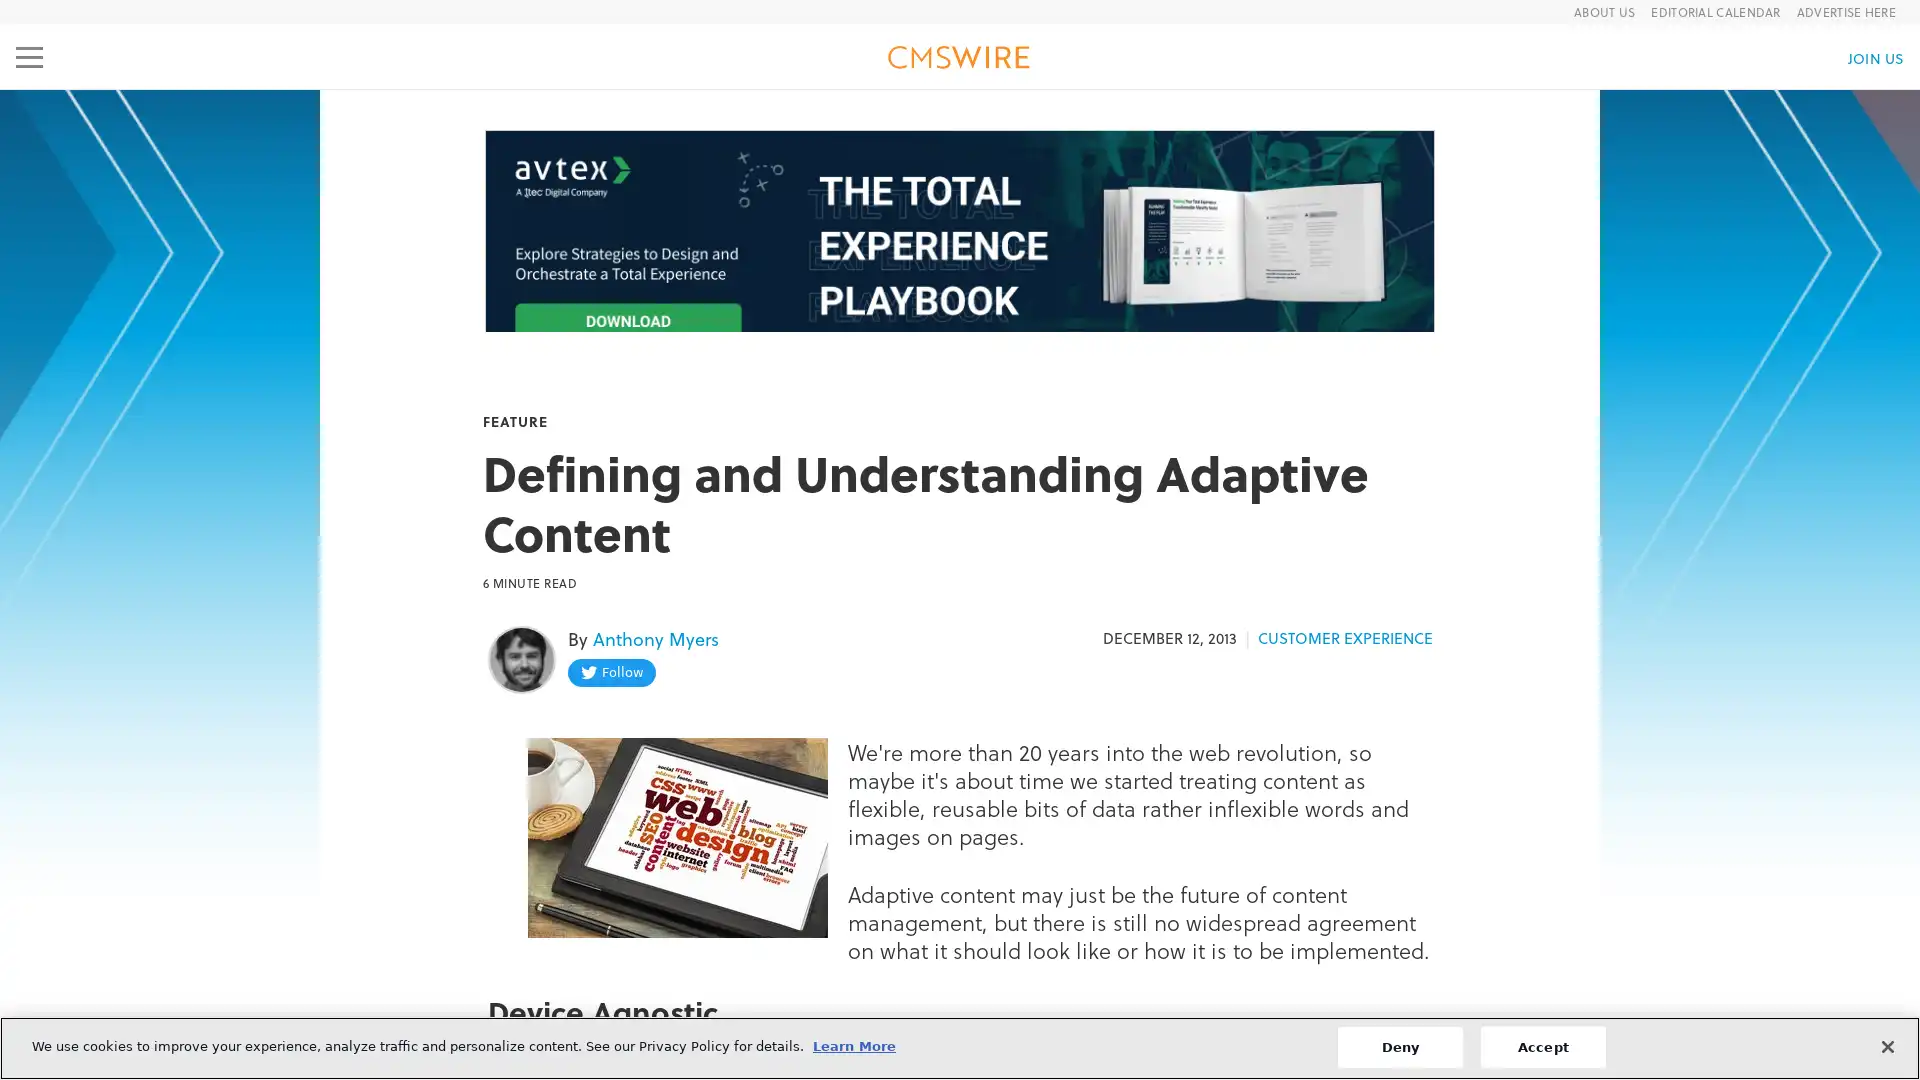 This screenshot has width=1920, height=1080. Describe the element at coordinates (29, 56) in the screenshot. I see `Open main menu` at that location.